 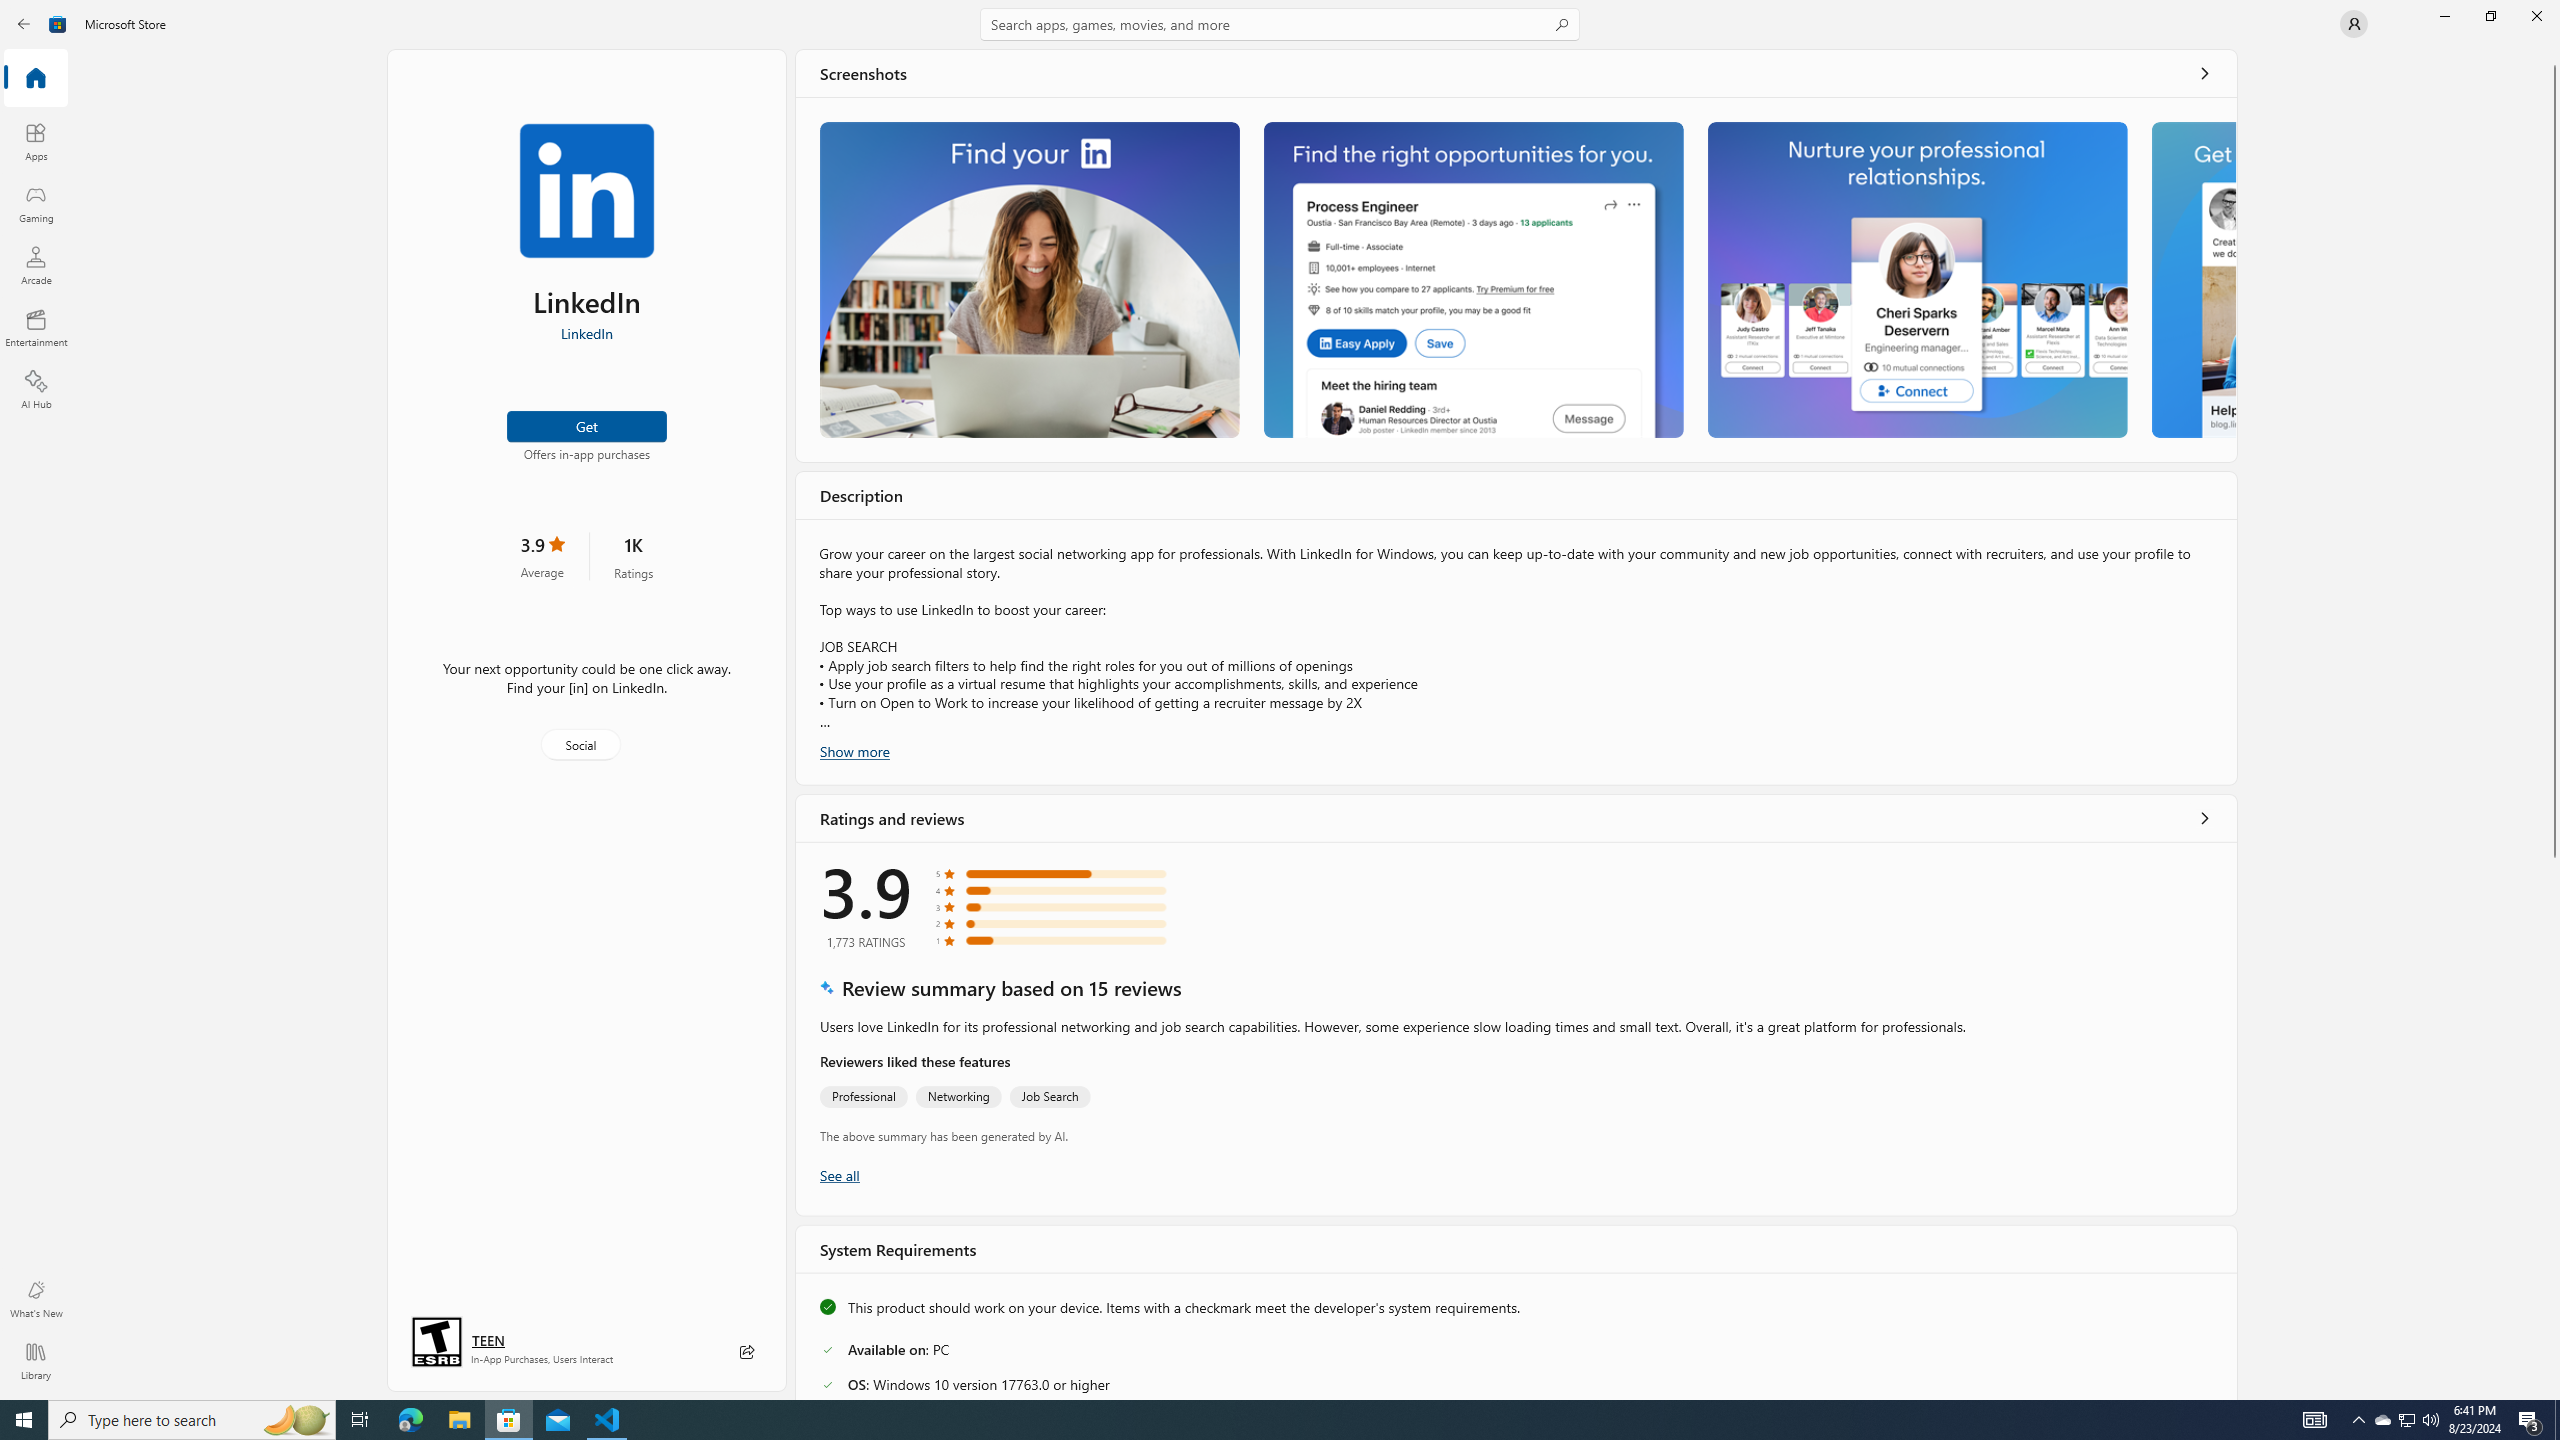 What do you see at coordinates (1280, 23) in the screenshot?
I see `'Search'` at bounding box center [1280, 23].